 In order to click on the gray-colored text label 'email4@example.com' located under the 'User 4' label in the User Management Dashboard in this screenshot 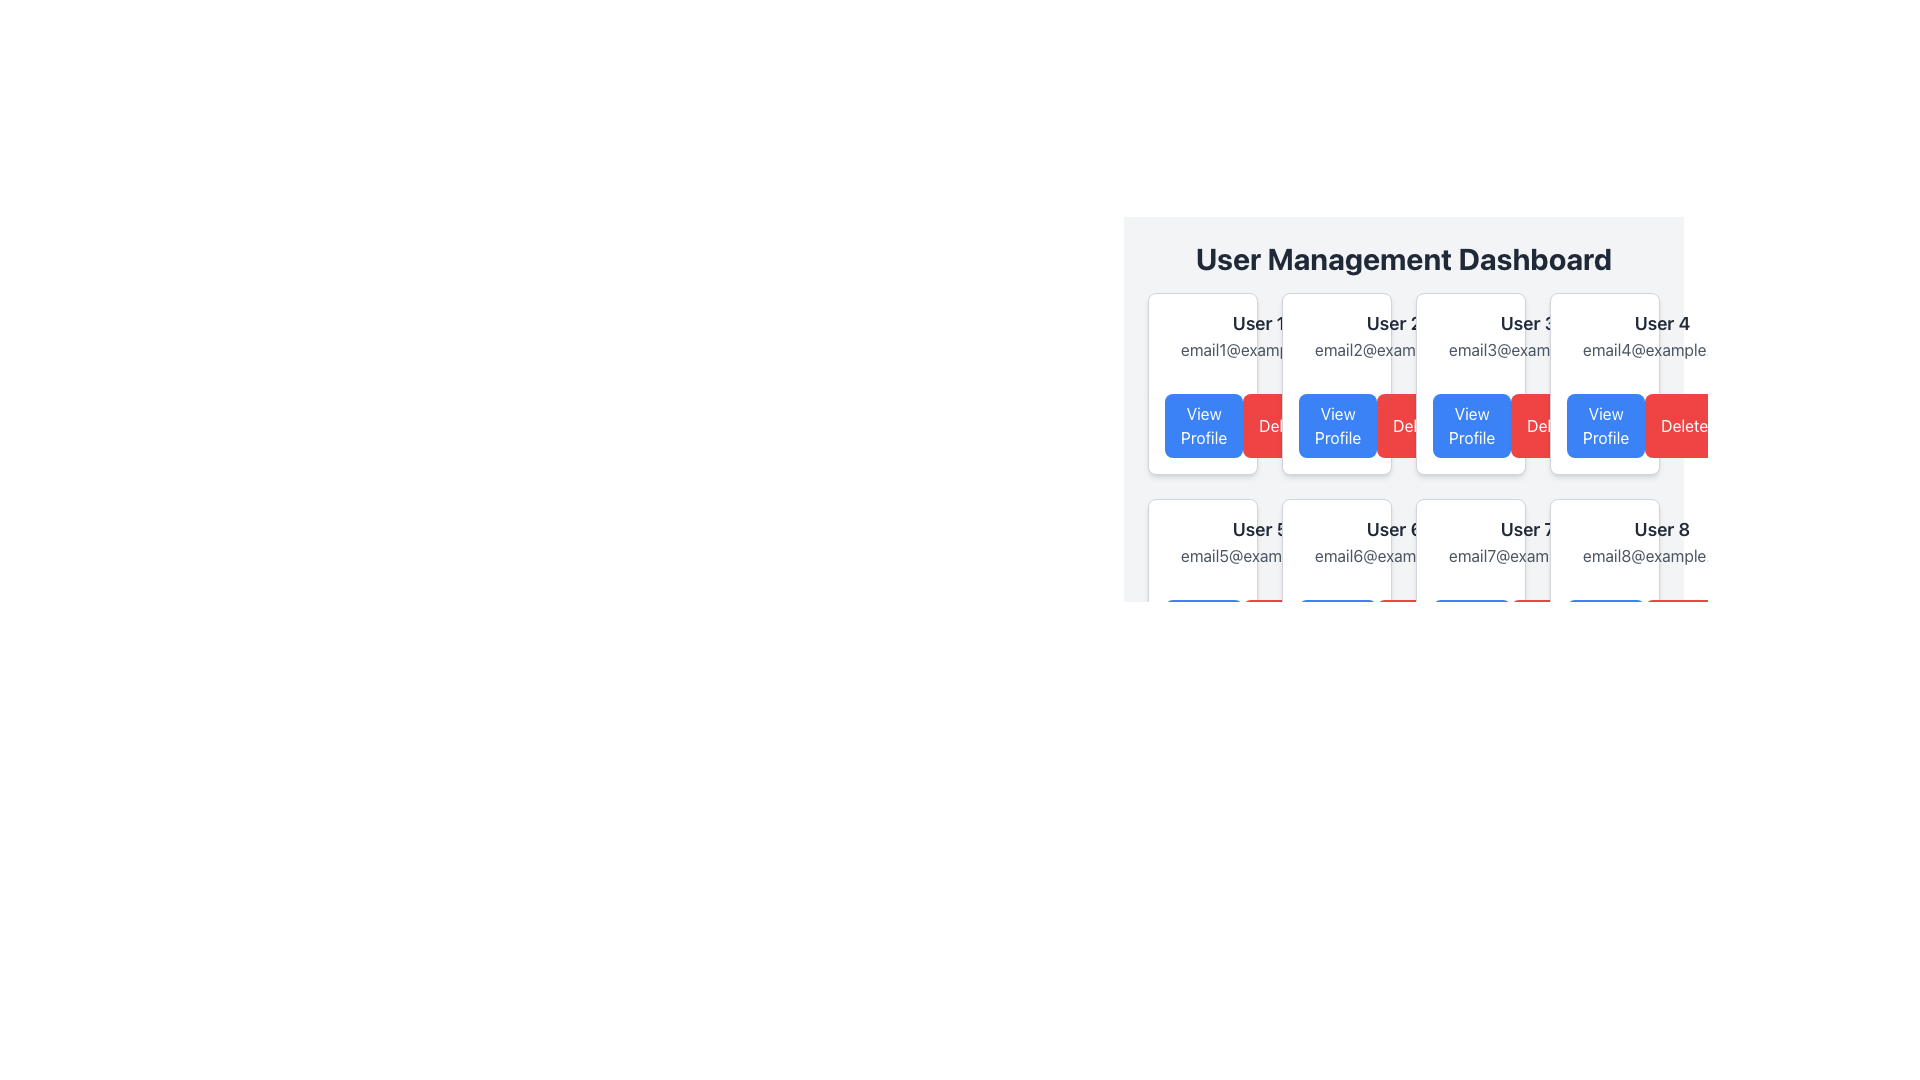, I will do `click(1662, 349)`.